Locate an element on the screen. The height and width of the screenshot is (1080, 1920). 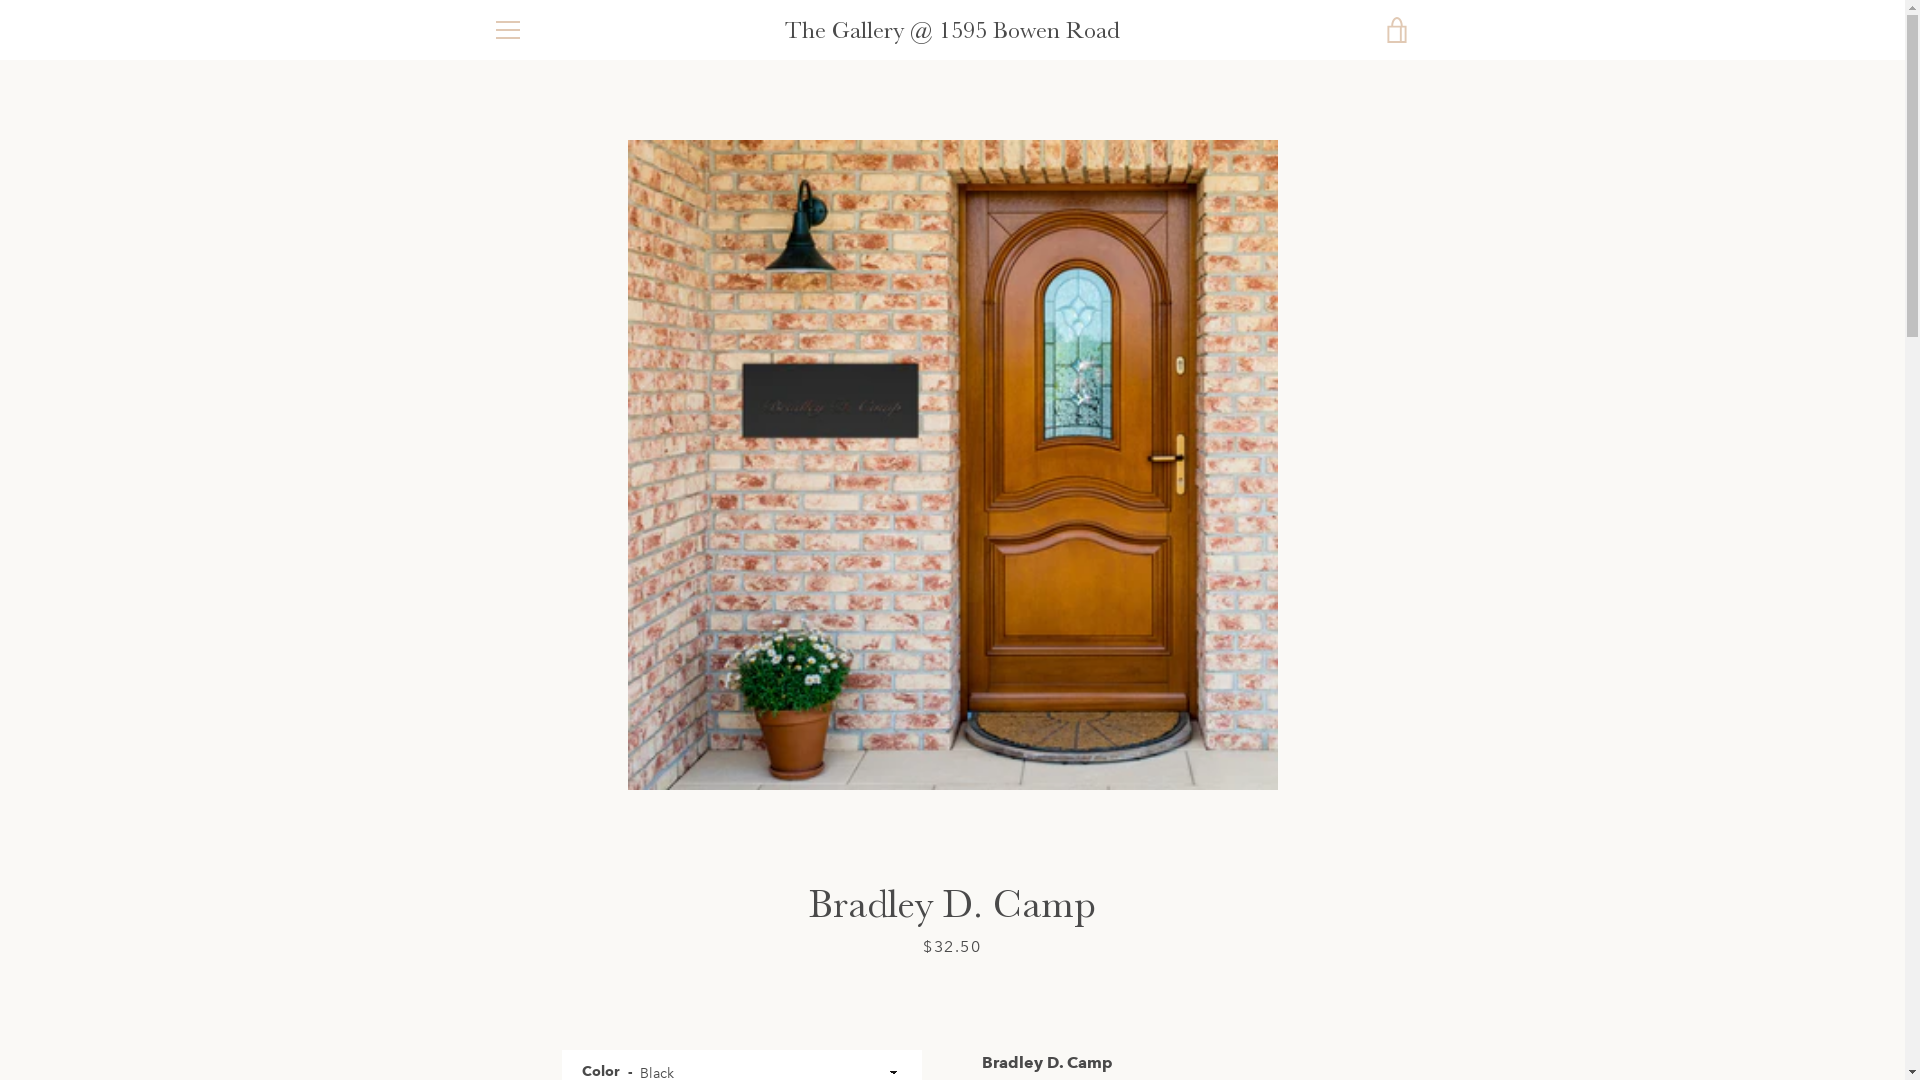
'Skip to content' is located at coordinates (0, 0).